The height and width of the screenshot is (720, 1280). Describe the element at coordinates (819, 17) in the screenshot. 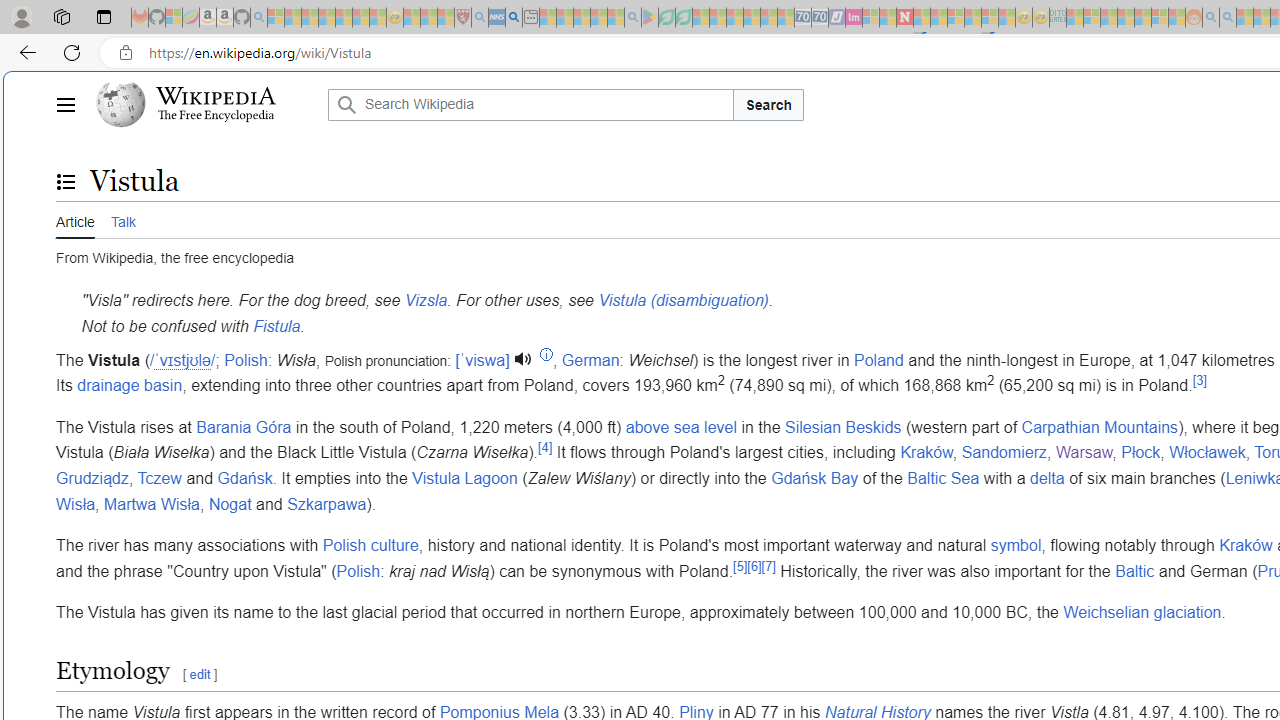

I see `'Cheap Hotels - Save70.com - Sleeping'` at that location.